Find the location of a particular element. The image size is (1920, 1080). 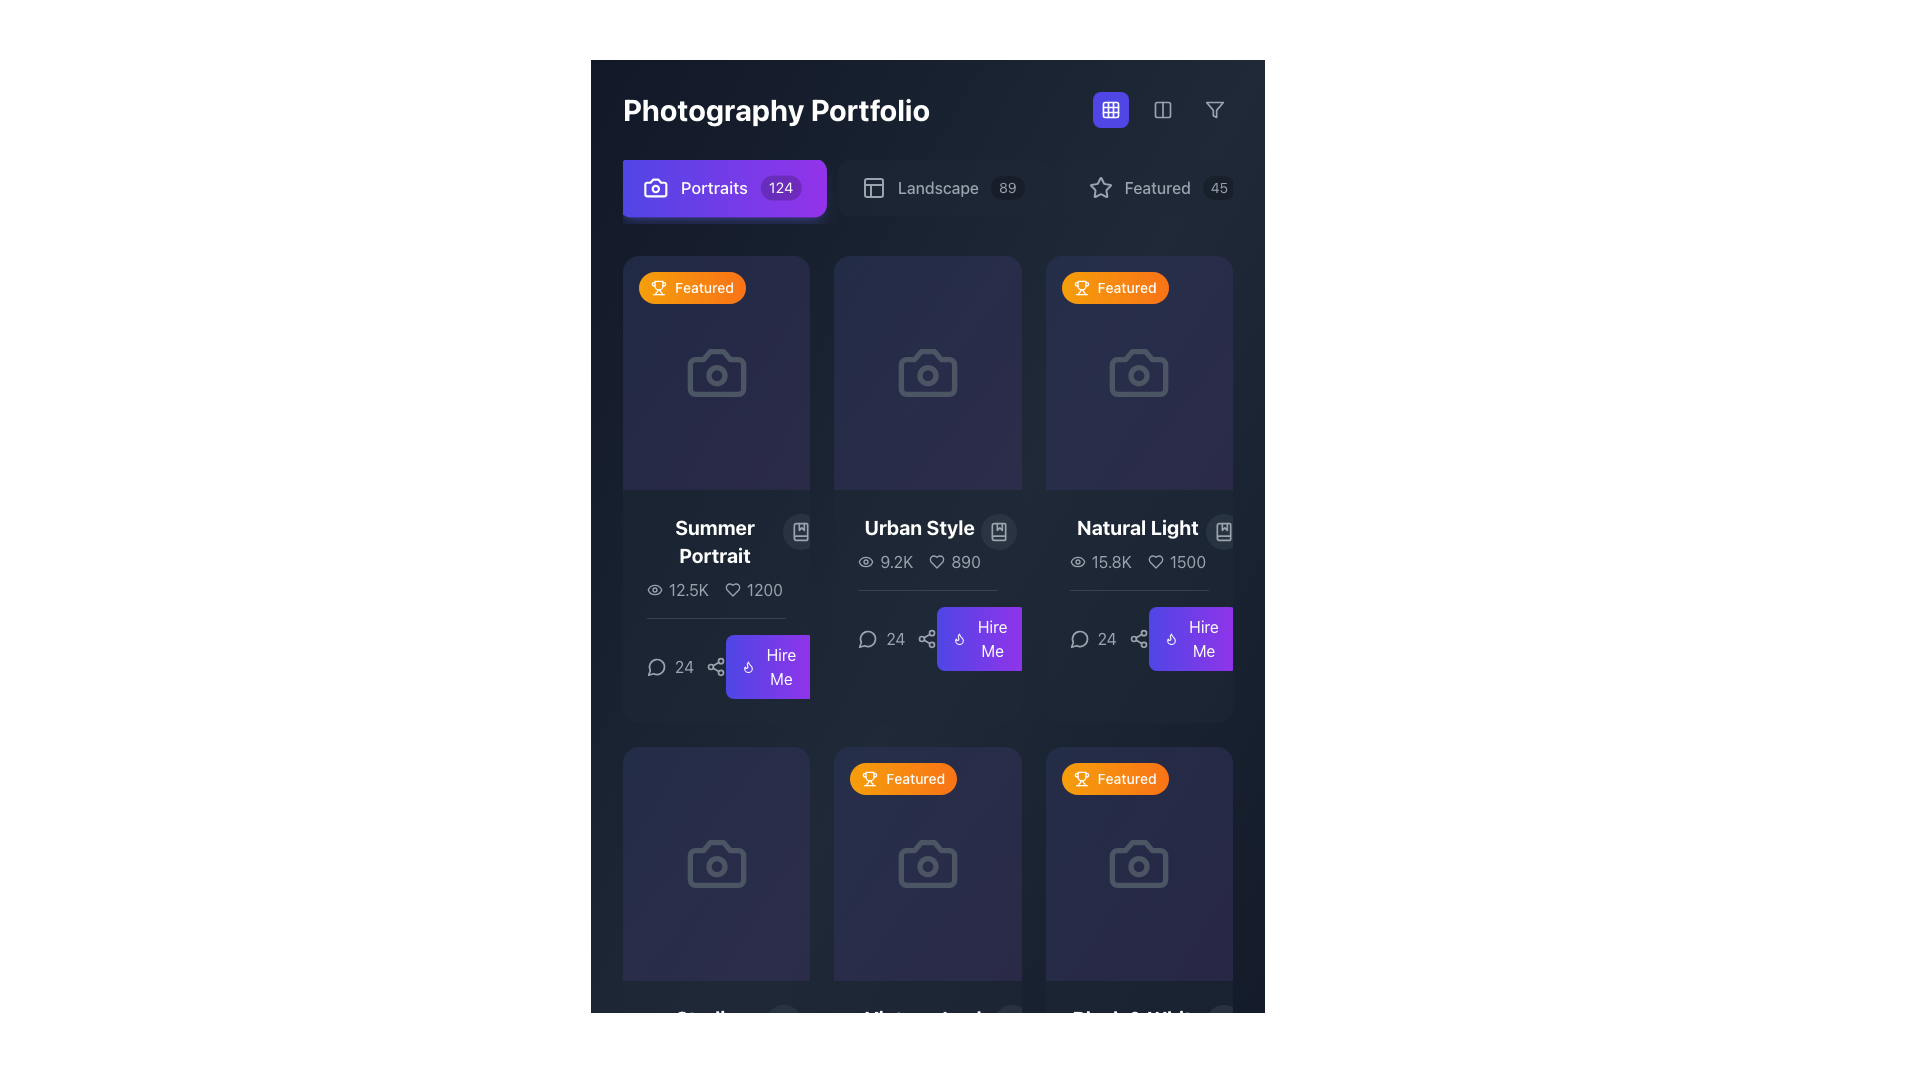

the elliptical shape that is part of the eye icon representation, centrally located within the eye icon component in the upper-right section of the interface is located at coordinates (866, 562).